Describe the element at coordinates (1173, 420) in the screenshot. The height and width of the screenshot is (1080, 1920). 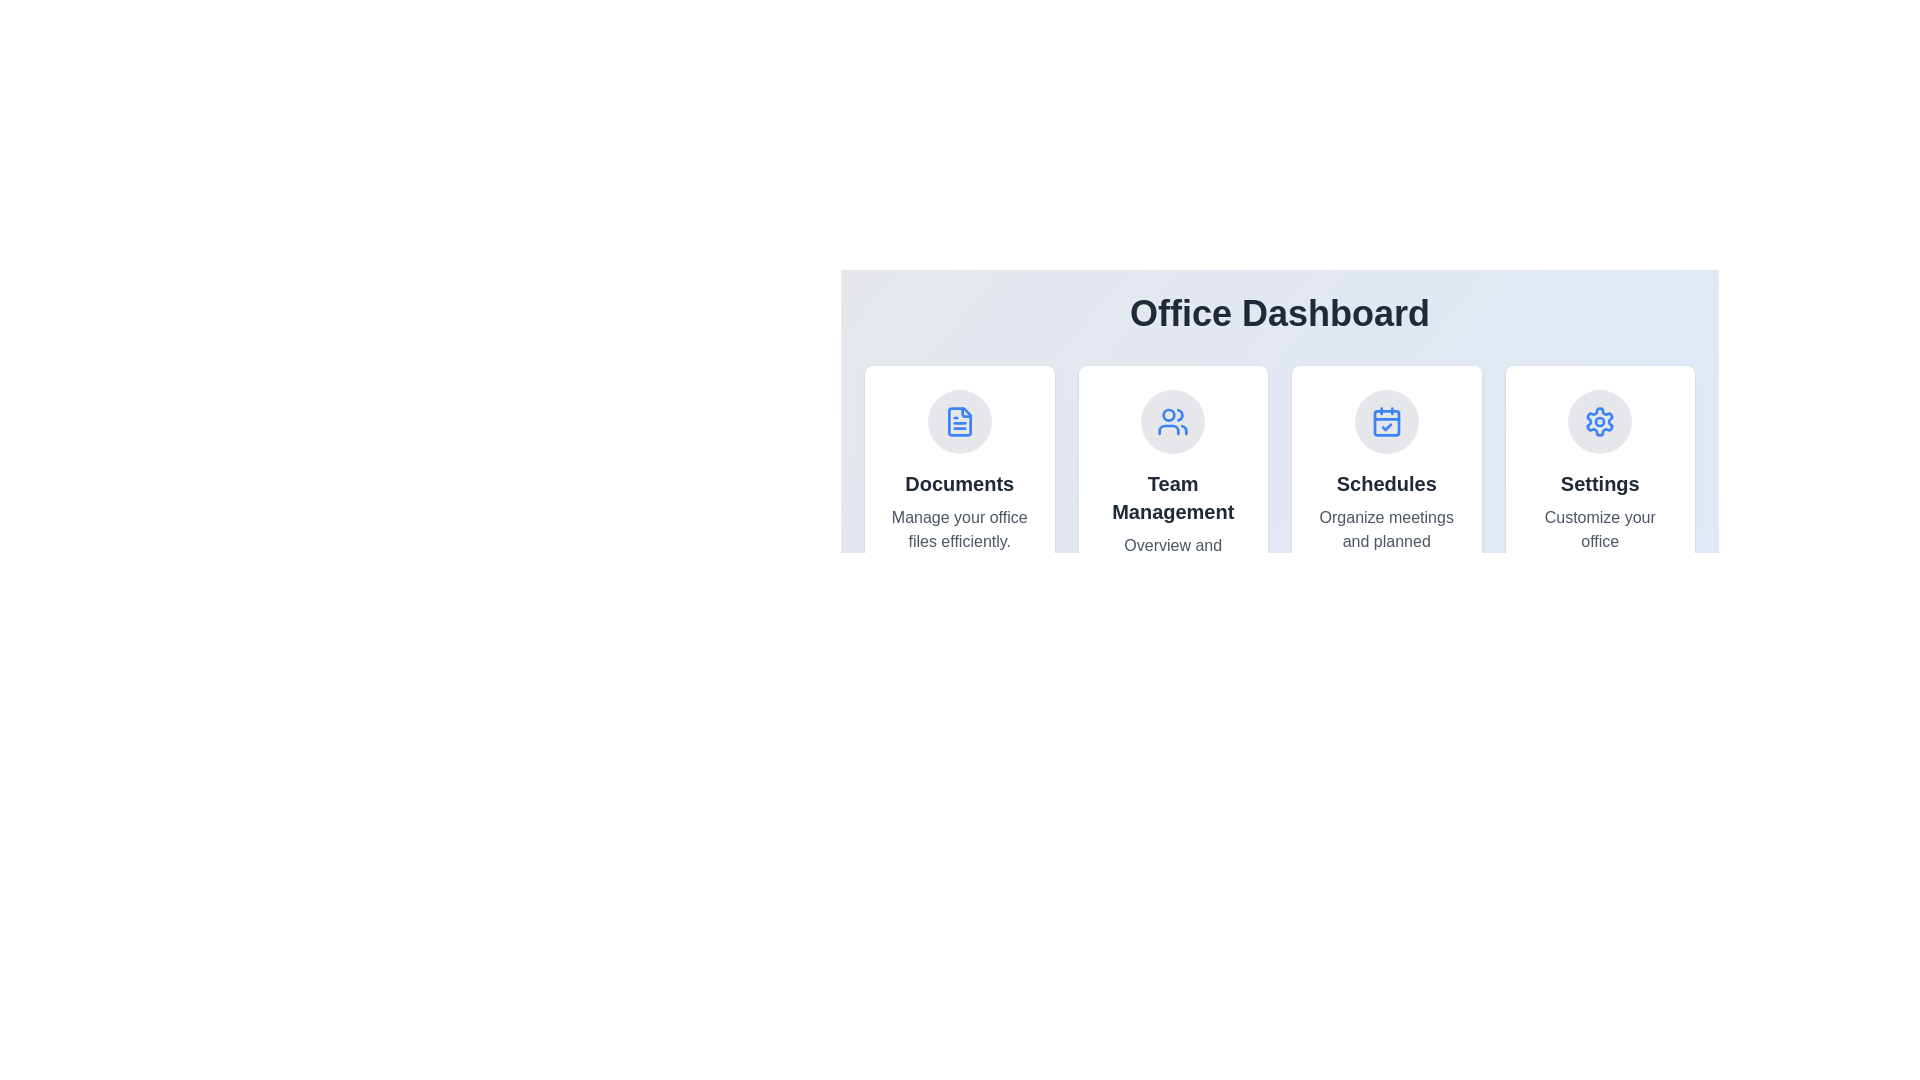
I see `the circular team management icon with a blue outline of two figures, located at the center of the card labeled 'Team Management'` at that location.